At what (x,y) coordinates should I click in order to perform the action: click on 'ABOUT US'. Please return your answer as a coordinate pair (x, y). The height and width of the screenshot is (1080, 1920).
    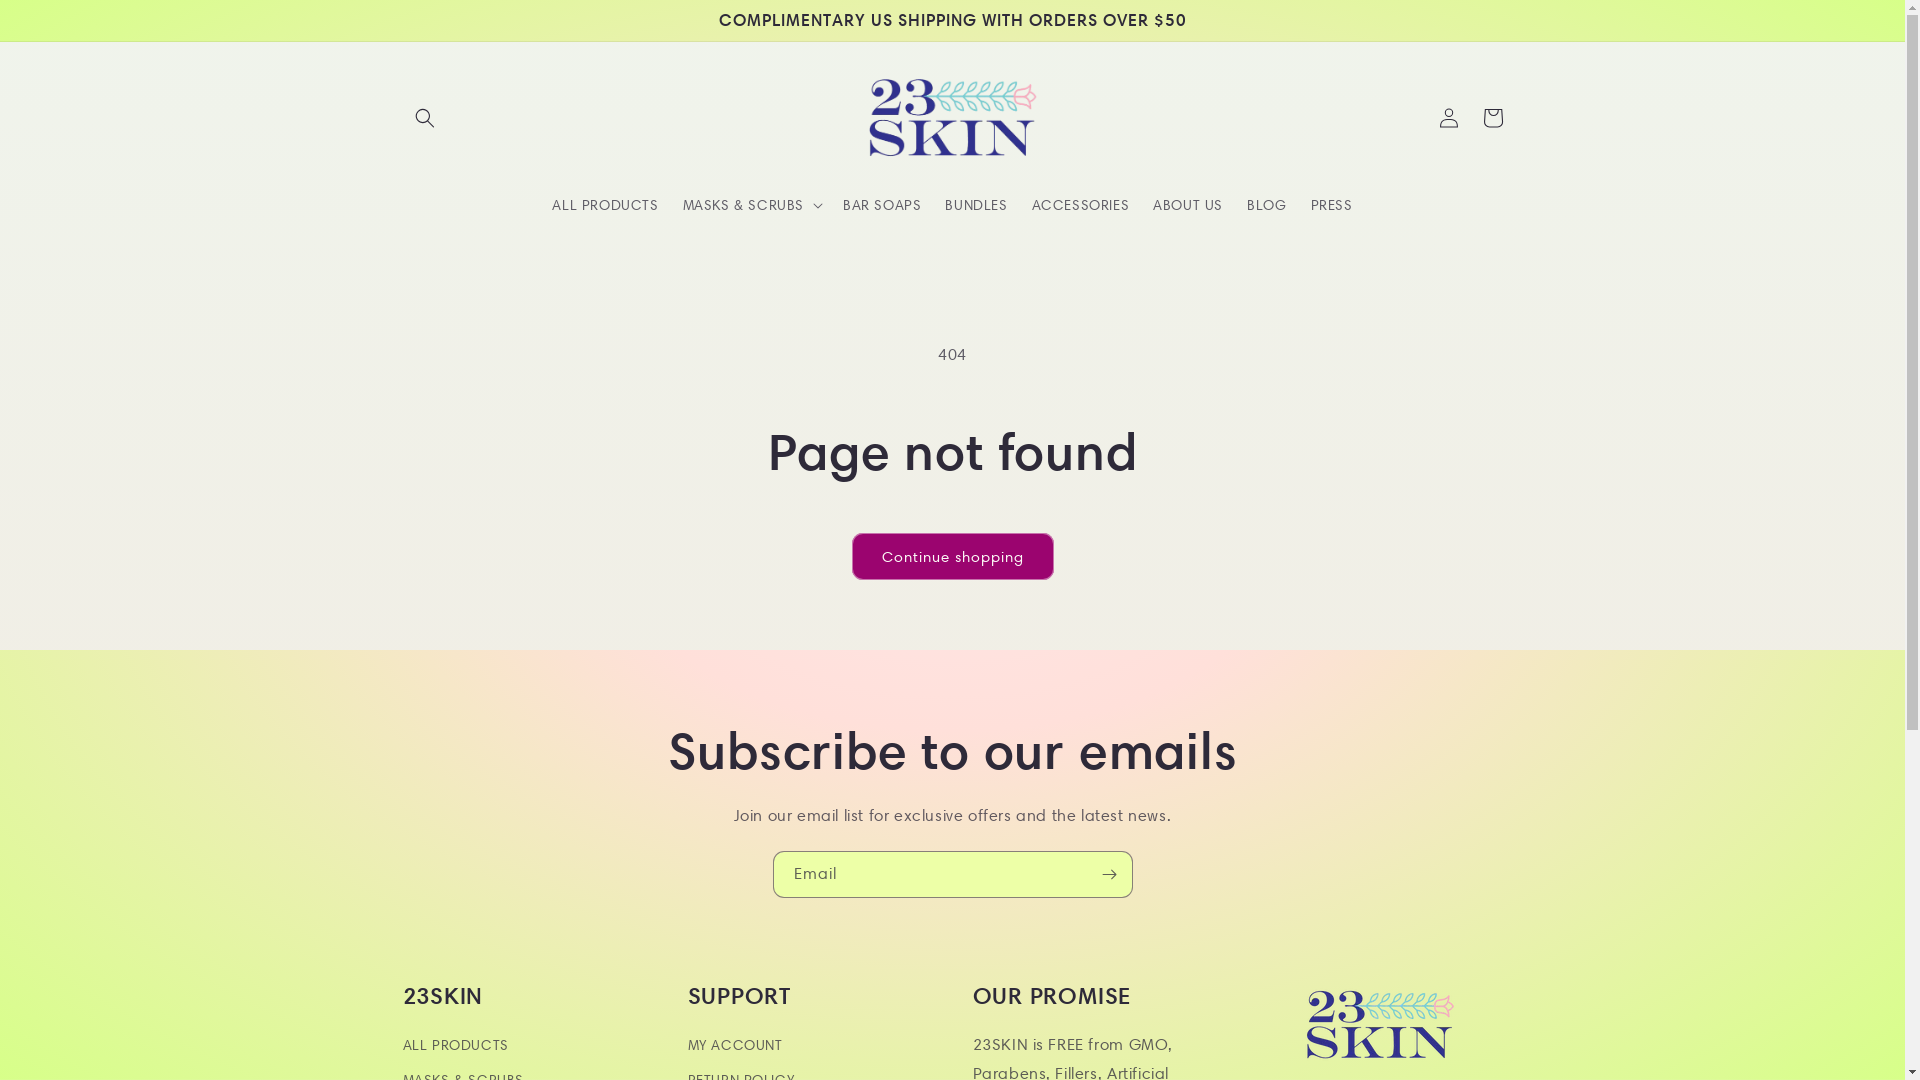
    Looking at the image, I should click on (1187, 204).